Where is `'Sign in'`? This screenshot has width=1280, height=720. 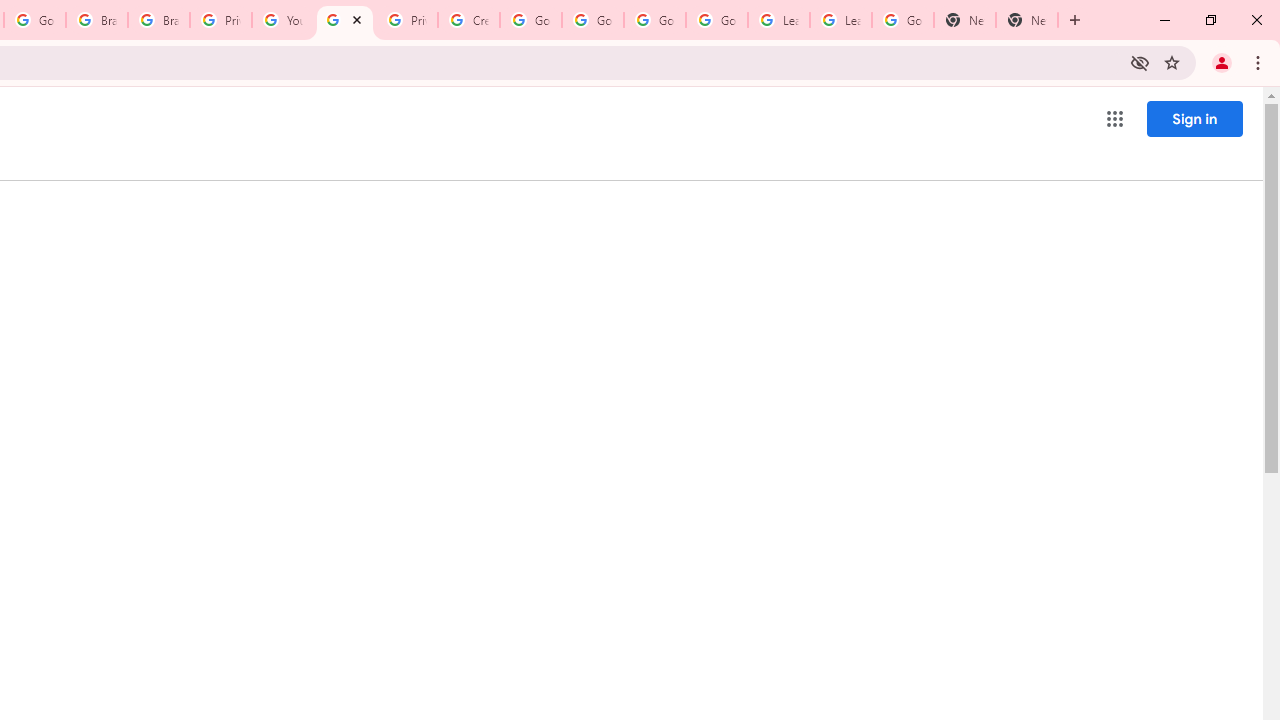
'Sign in' is located at coordinates (1194, 118).